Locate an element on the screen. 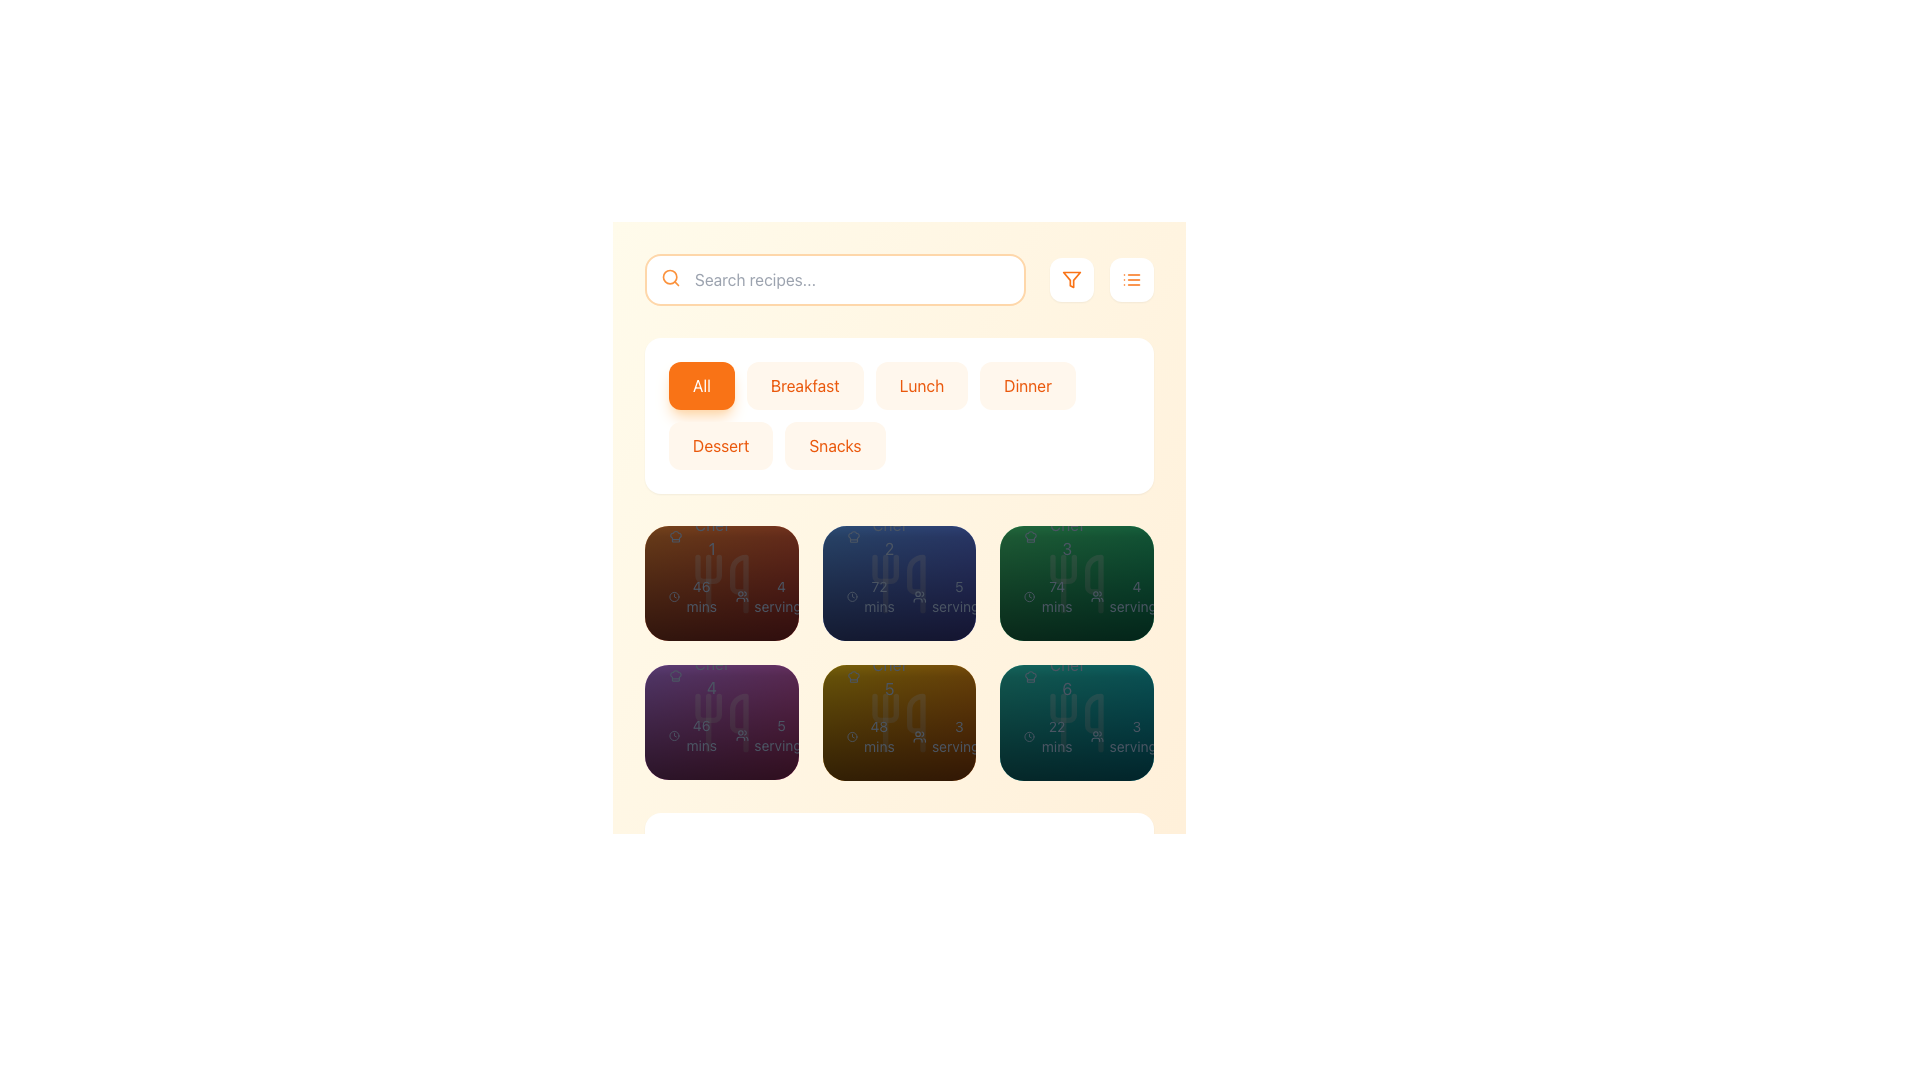  the small clock-shaped icon with a clean, minimal aesthetic located in the right-most column and second row of the grid layout, next to the '74 mins' text is located at coordinates (1029, 596).